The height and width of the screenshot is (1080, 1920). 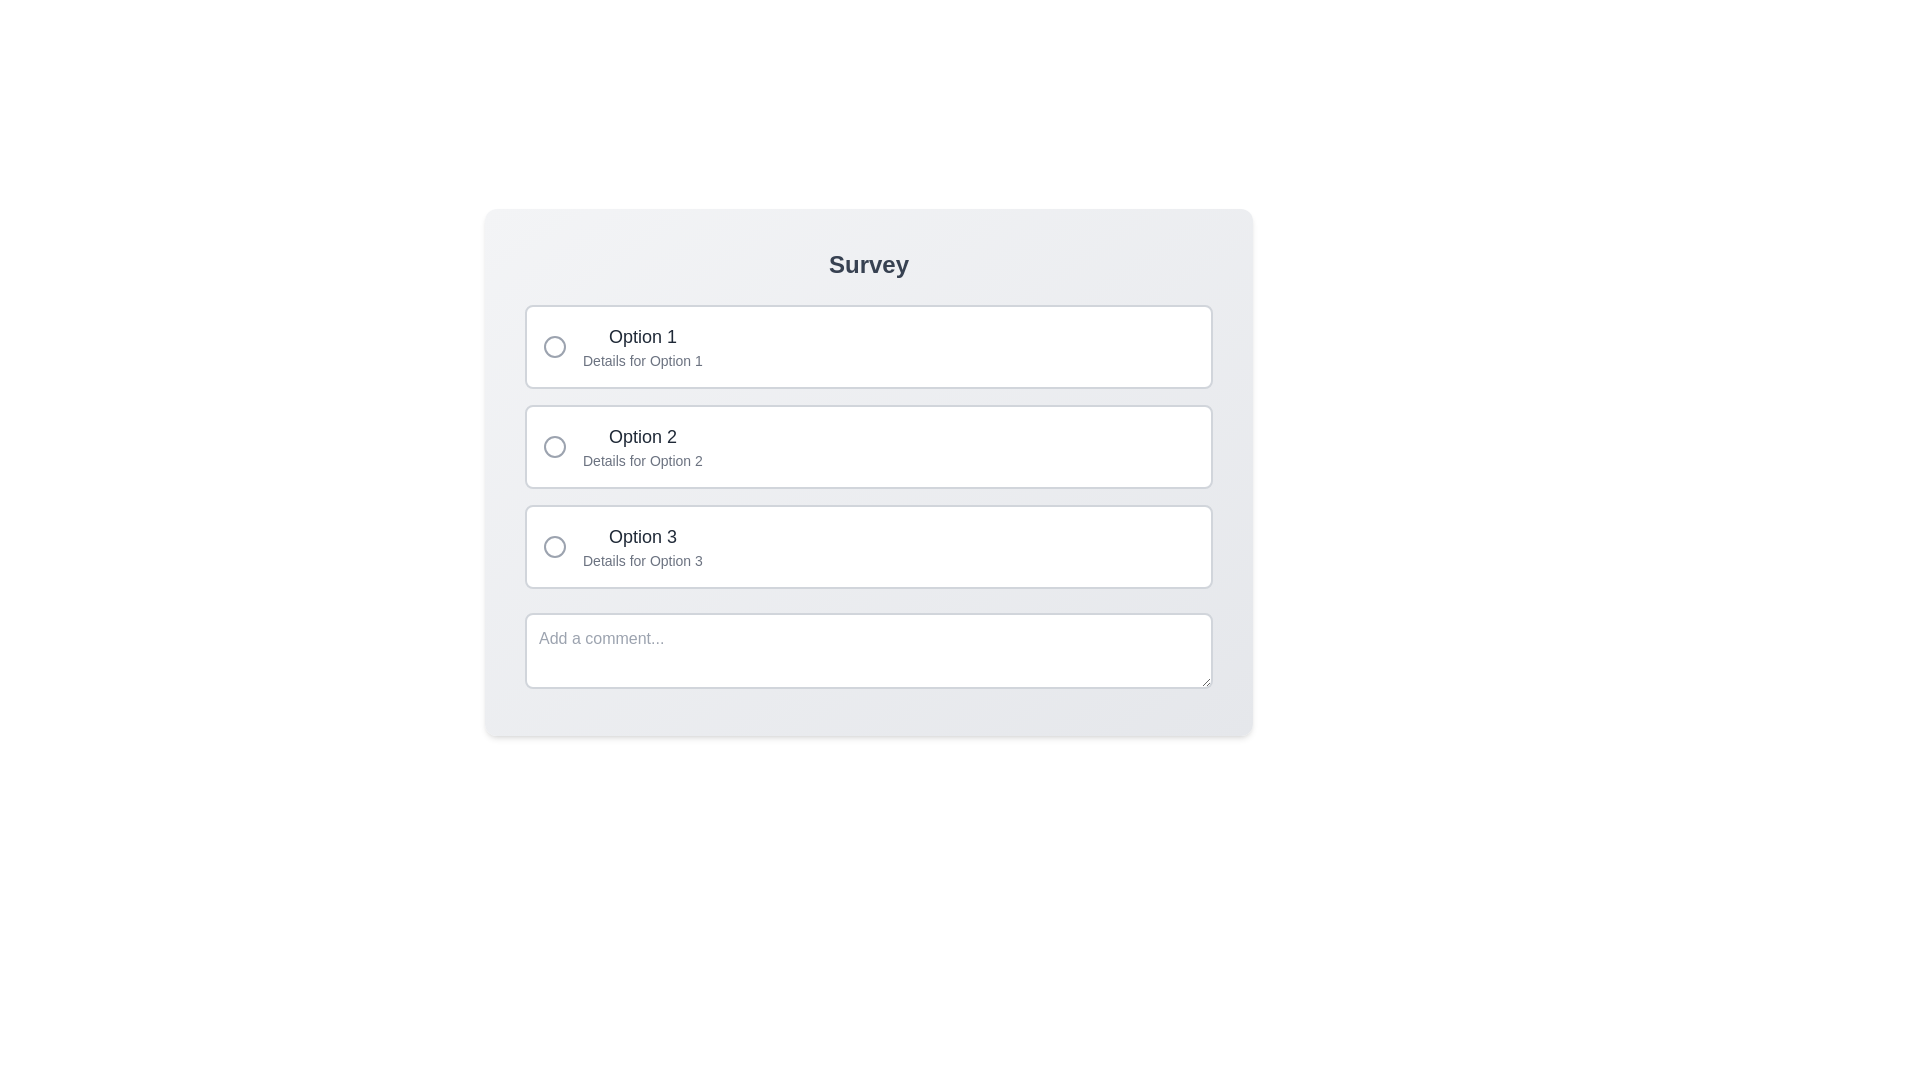 I want to click on text label displaying 'Option 1' in bold and dark gray, located at the top-left of the first option card above the description text, so click(x=643, y=335).